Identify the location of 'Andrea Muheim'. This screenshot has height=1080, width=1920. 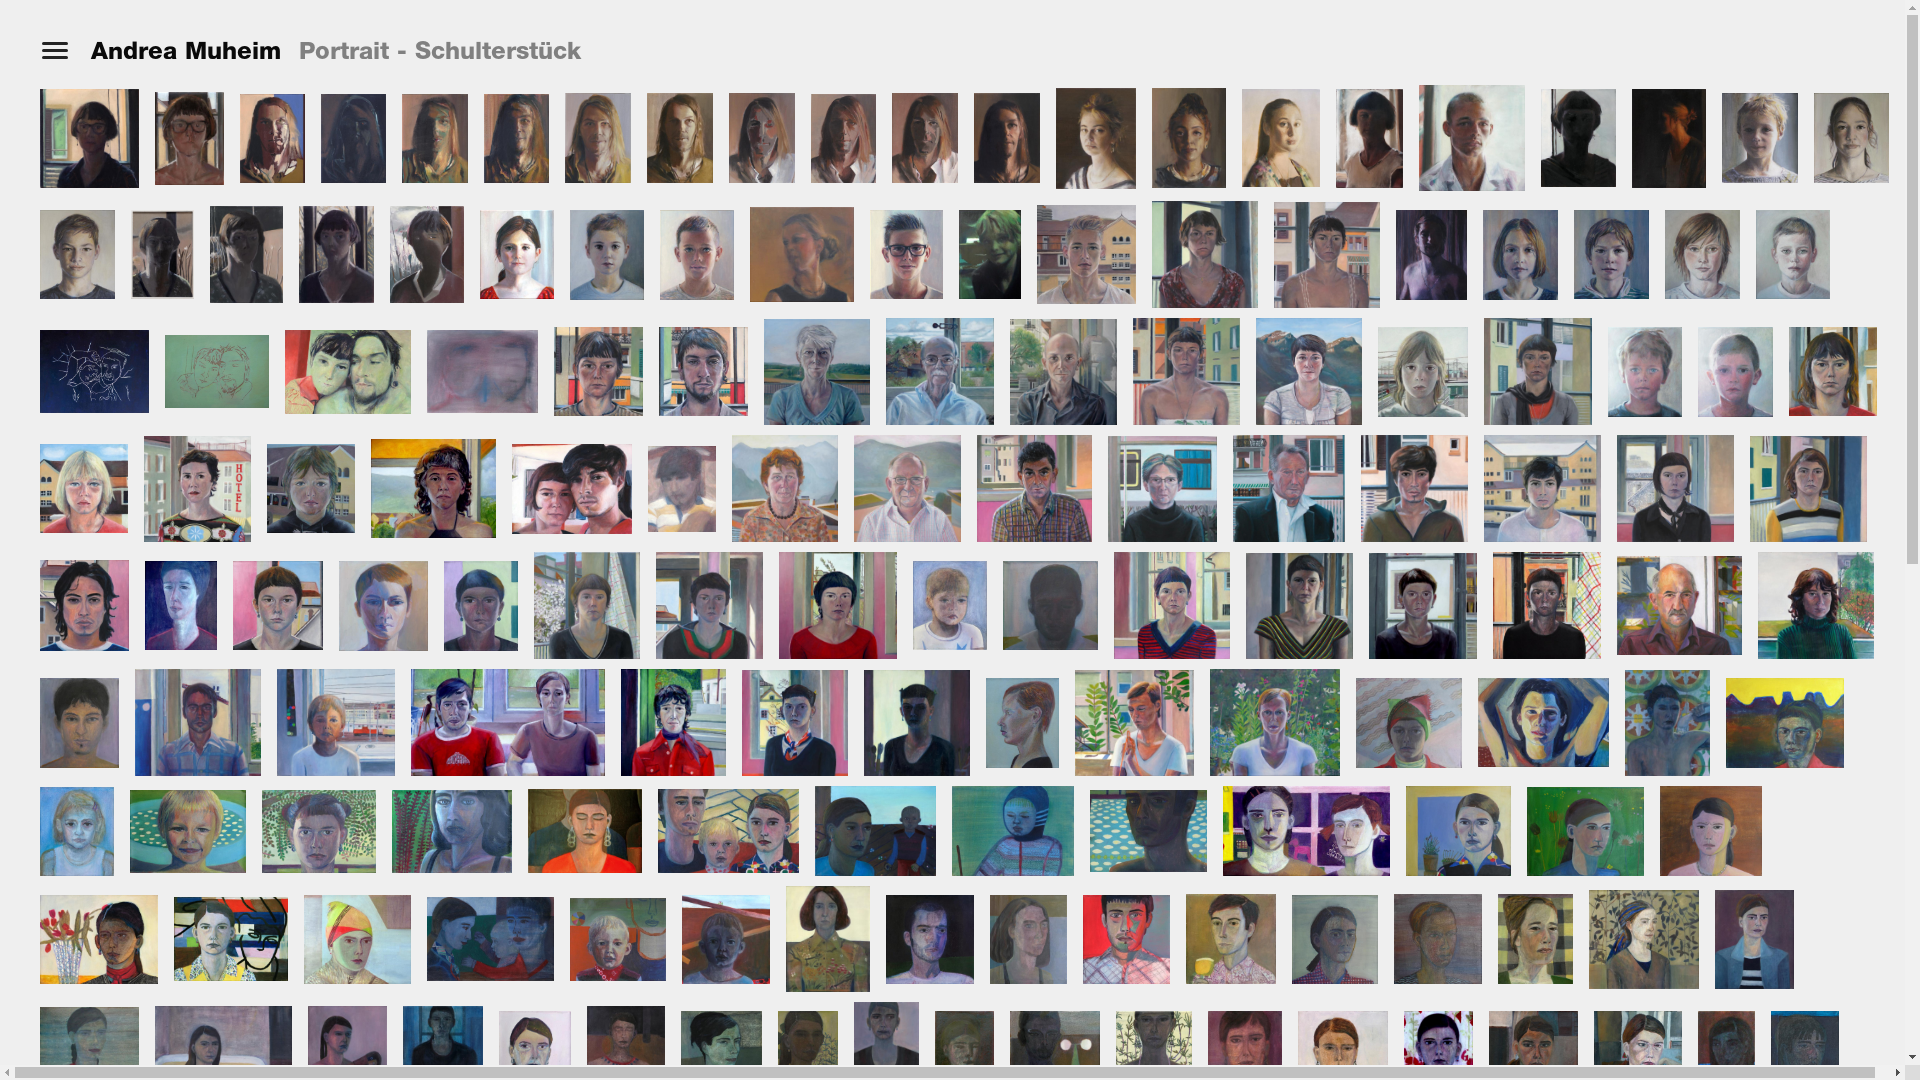
(90, 50).